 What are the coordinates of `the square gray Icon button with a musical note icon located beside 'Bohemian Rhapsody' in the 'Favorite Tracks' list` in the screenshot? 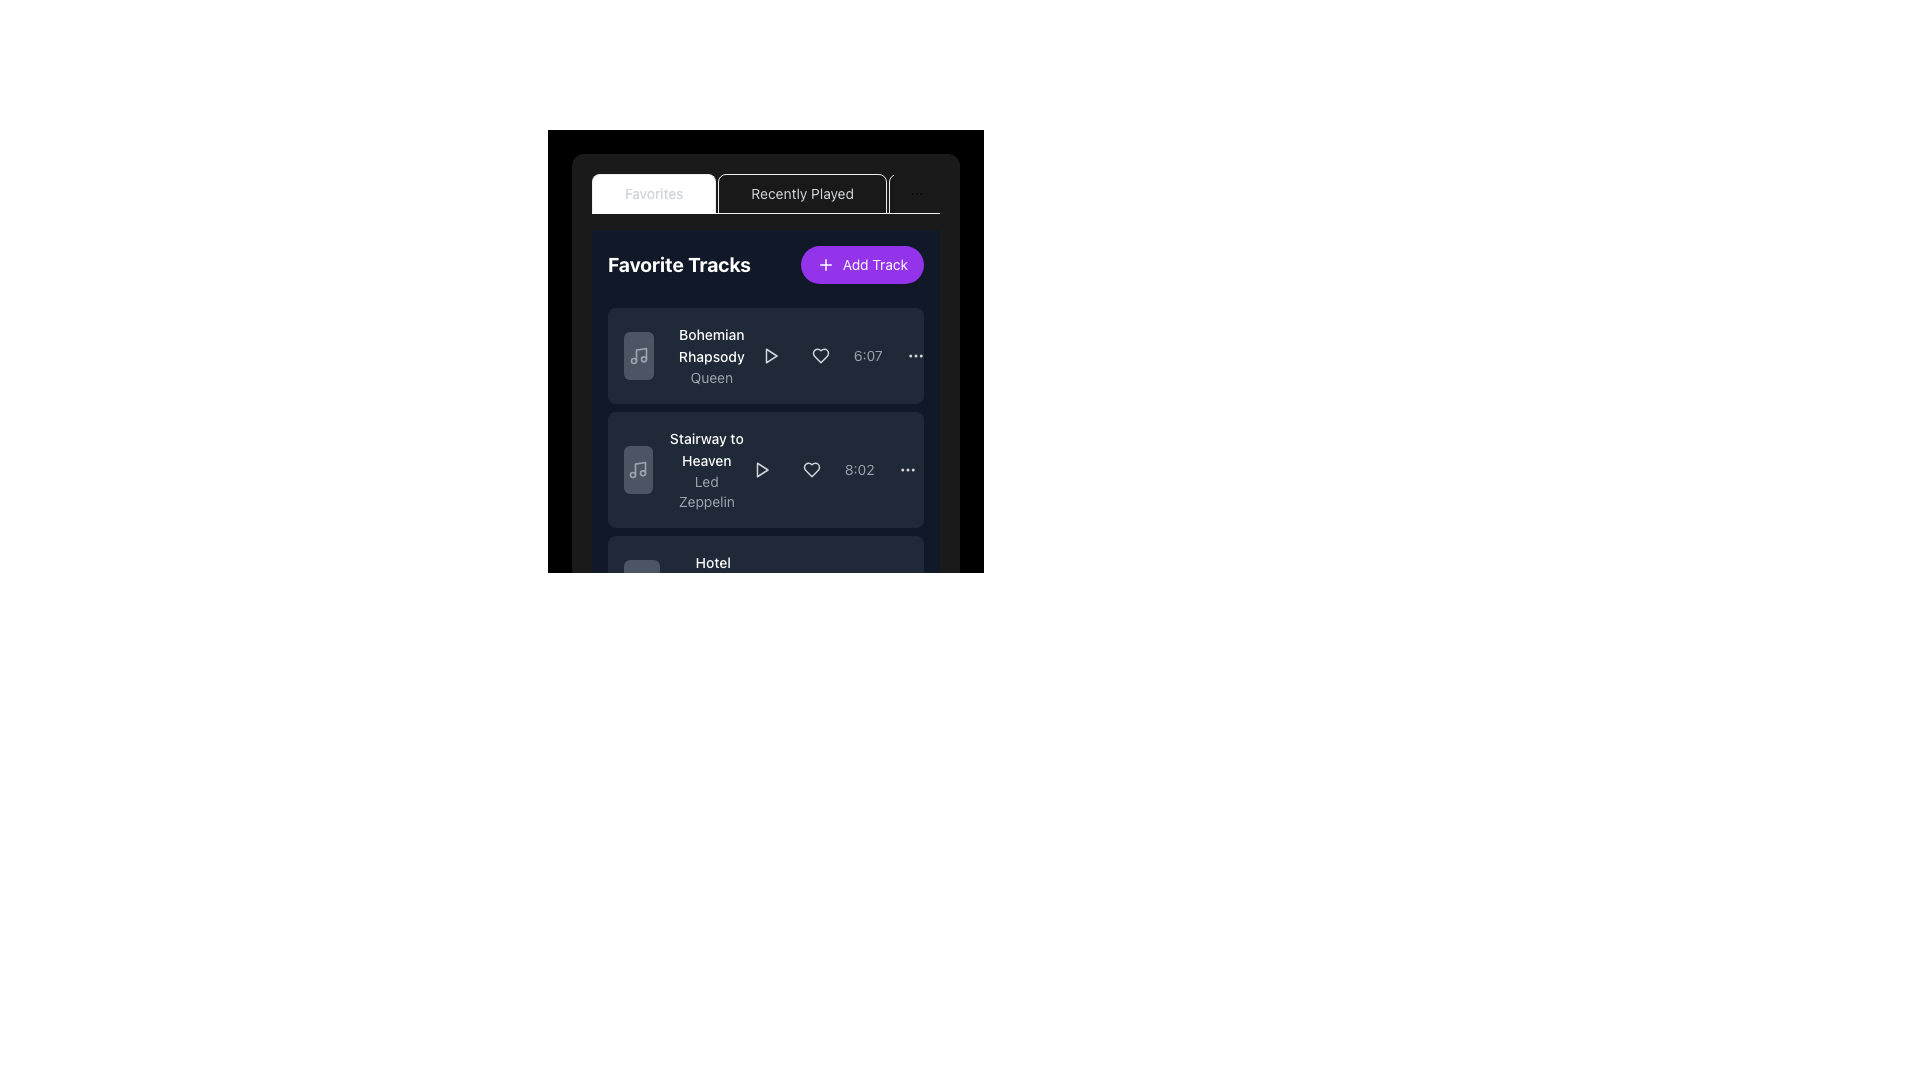 It's located at (637, 354).